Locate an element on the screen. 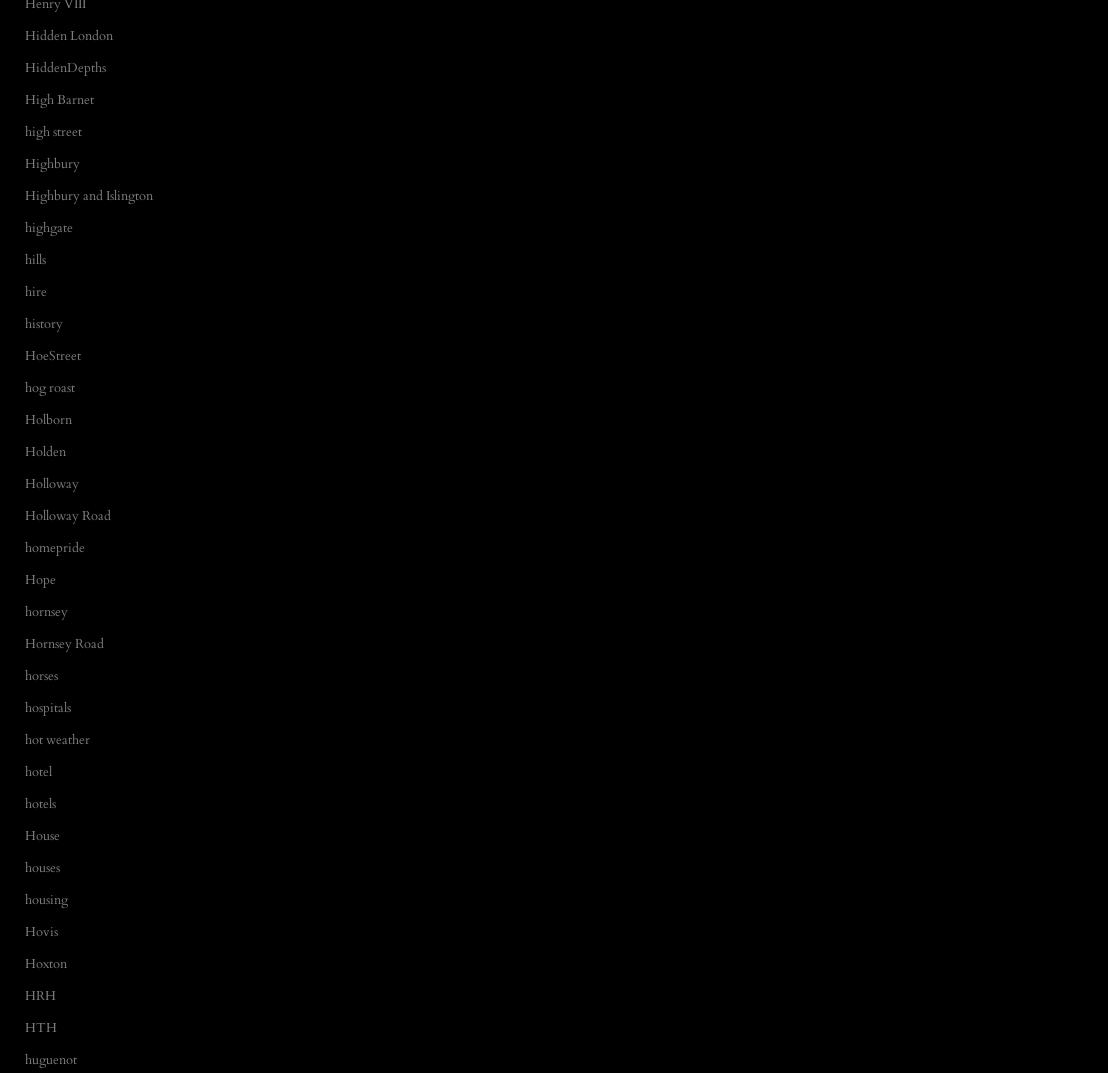 The image size is (1108, 1073). 'history' is located at coordinates (43, 322).